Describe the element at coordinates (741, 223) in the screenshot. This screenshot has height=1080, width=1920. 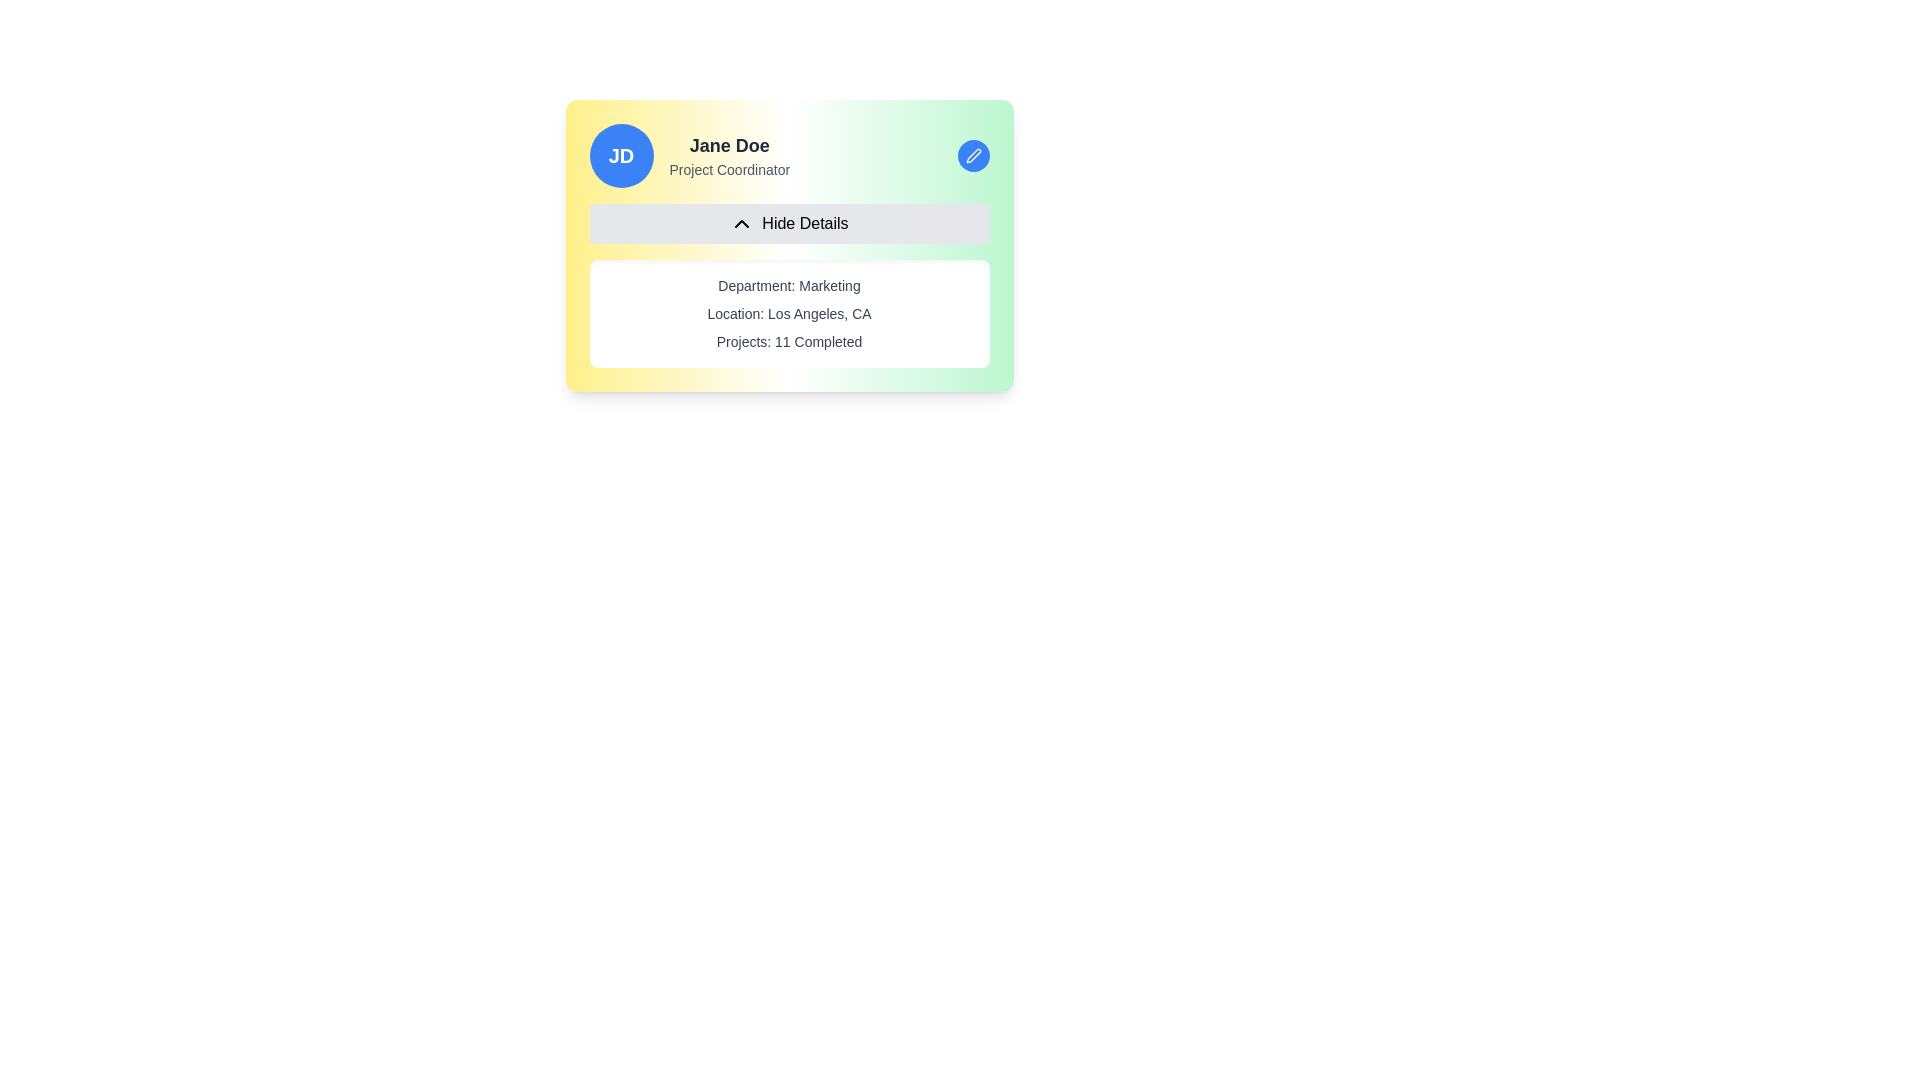
I see `the chevron icon located to the left of the 'Hide Details' button, which indicates a collapsing or hiding functionality` at that location.